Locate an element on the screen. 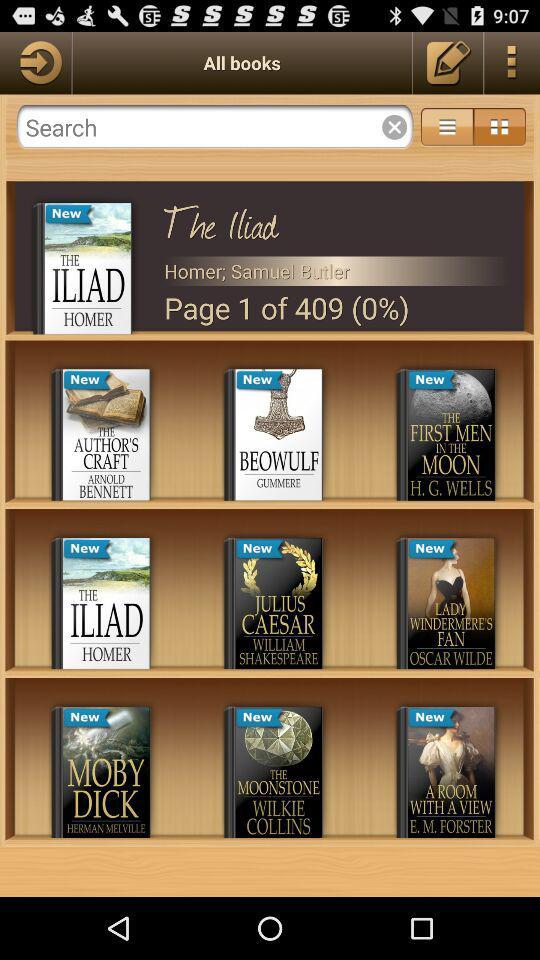 This screenshot has height=960, width=540. the third row second image is located at coordinates (278, 771).